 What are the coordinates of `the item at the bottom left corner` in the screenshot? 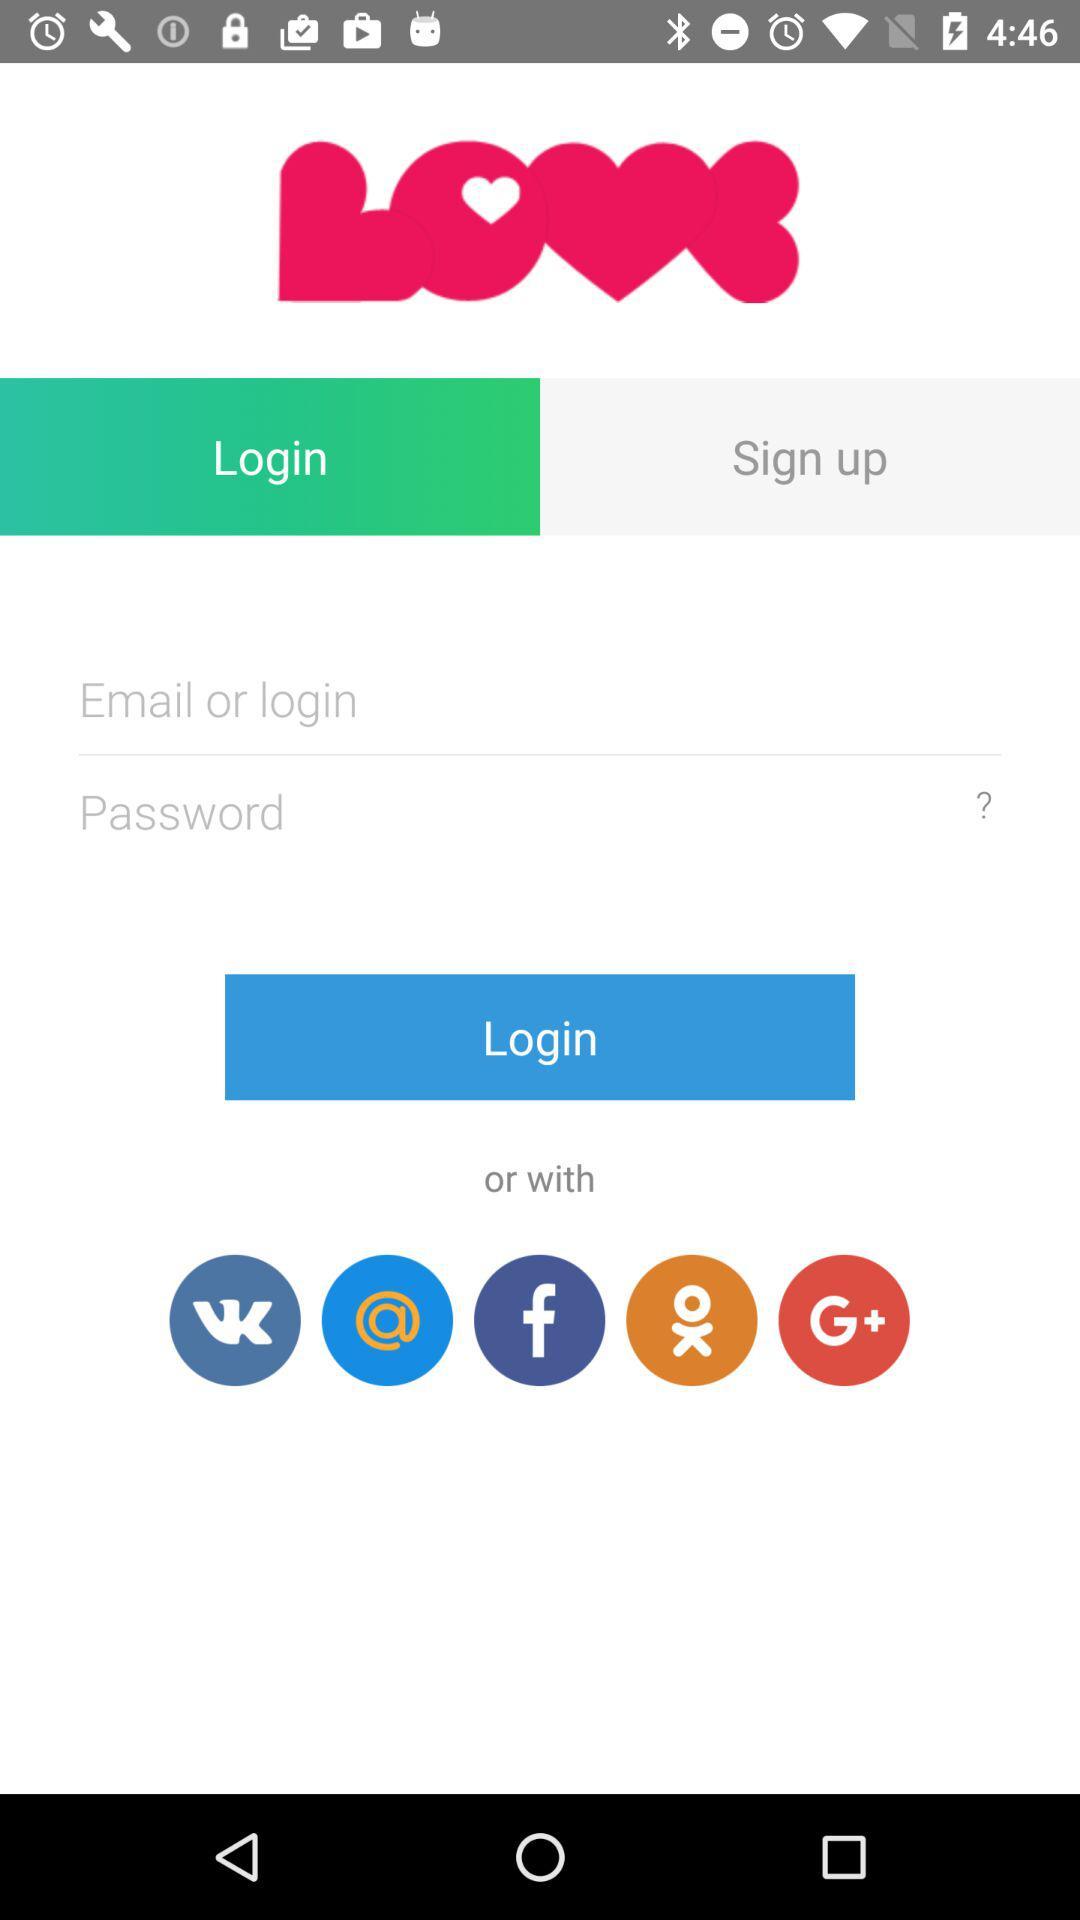 It's located at (234, 1320).